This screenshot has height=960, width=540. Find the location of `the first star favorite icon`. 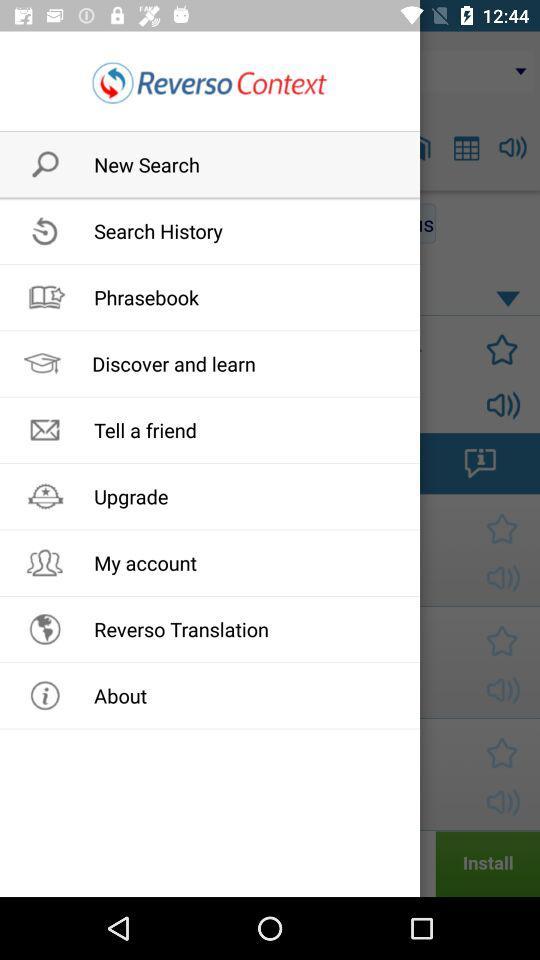

the first star favorite icon is located at coordinates (496, 349).